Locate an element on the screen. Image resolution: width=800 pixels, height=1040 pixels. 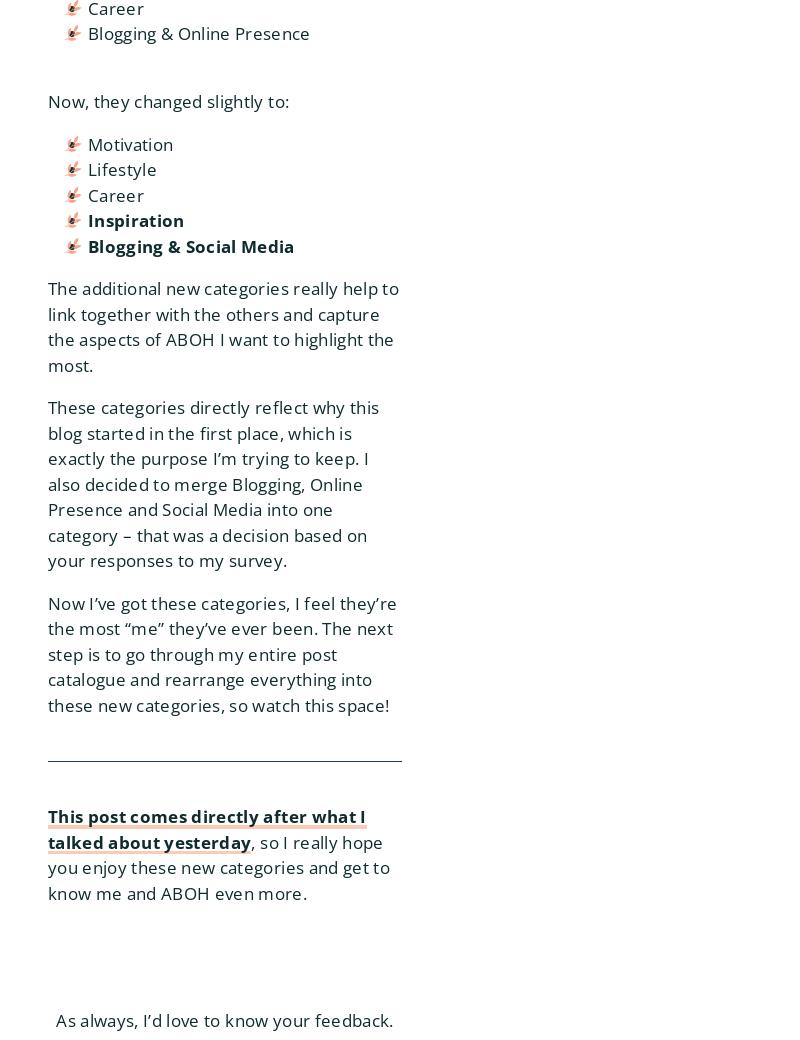
'Now, they changed slightly to:' is located at coordinates (167, 100).